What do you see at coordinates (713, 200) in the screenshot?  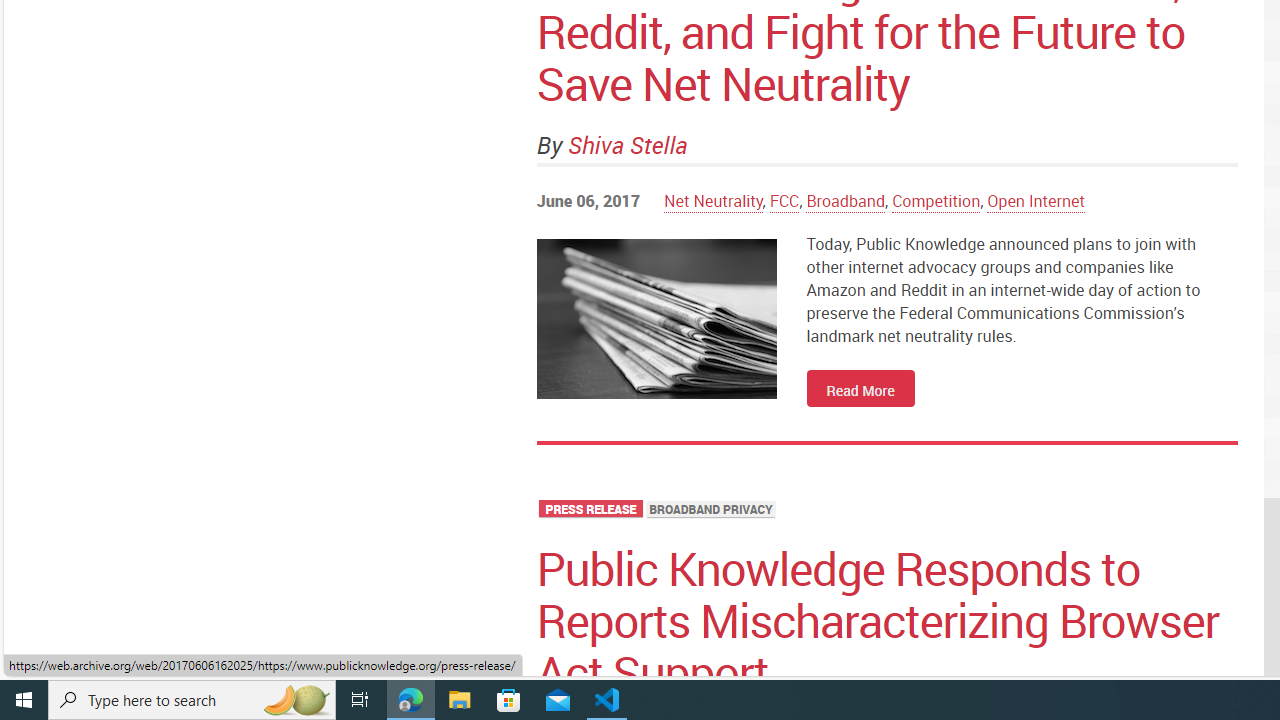 I see `'Net Neutrality'` at bounding box center [713, 200].